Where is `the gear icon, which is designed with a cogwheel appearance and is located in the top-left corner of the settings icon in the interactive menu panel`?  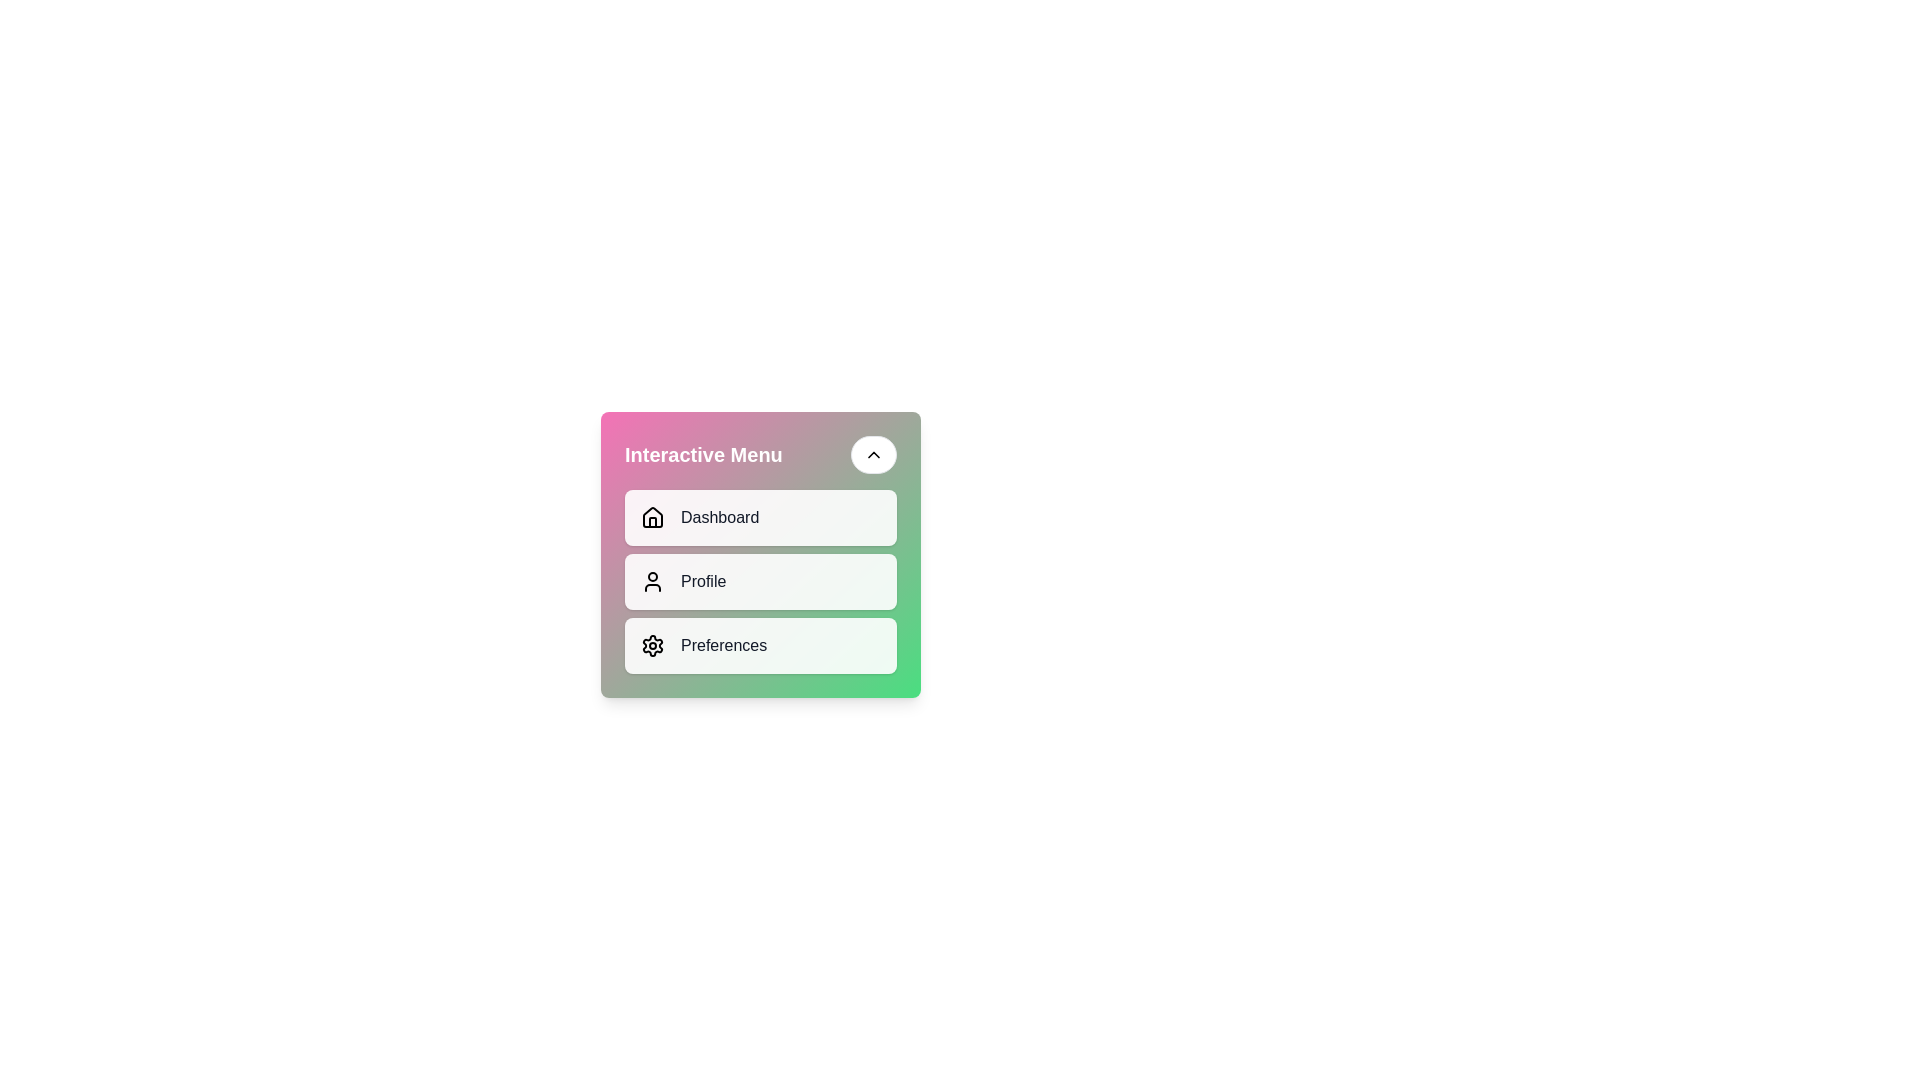 the gear icon, which is designed with a cogwheel appearance and is located in the top-left corner of the settings icon in the interactive menu panel is located at coordinates (652, 645).